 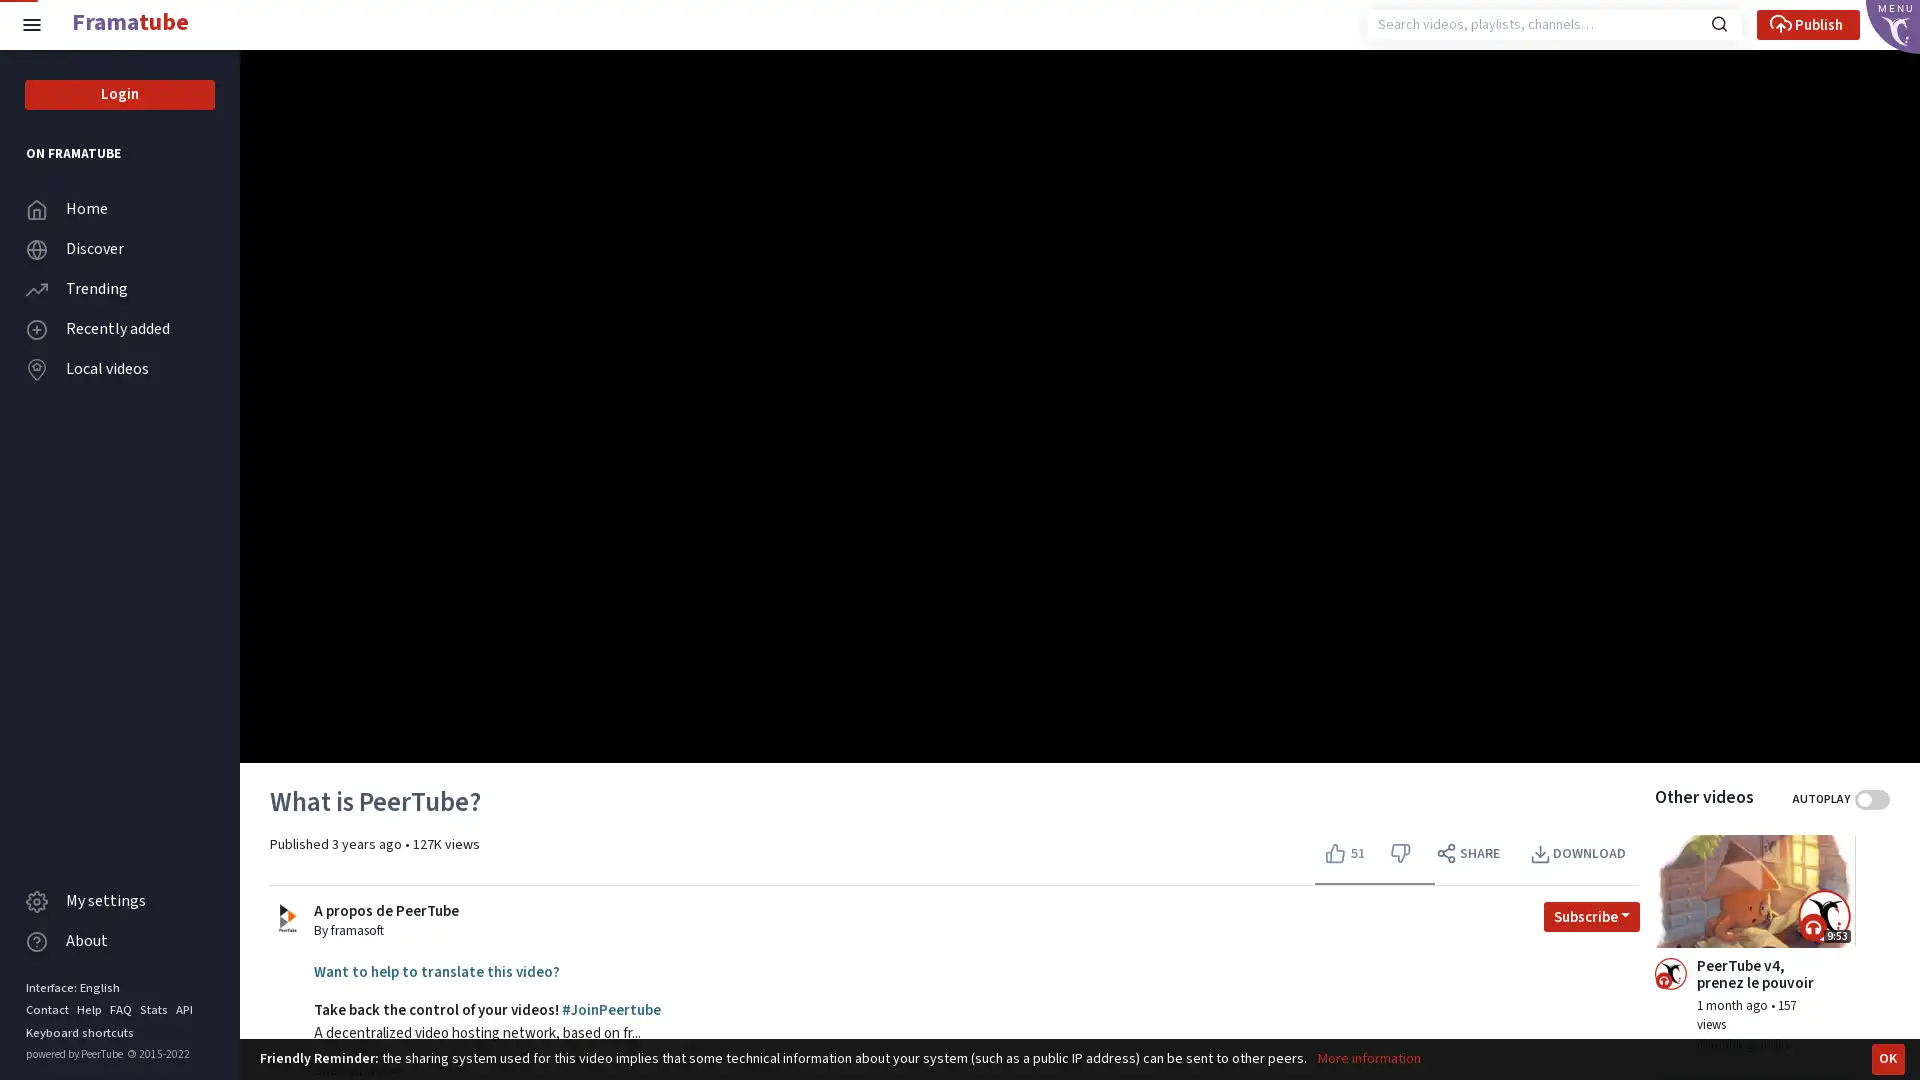 I want to click on Close the left menu, so click(x=32, y=24).